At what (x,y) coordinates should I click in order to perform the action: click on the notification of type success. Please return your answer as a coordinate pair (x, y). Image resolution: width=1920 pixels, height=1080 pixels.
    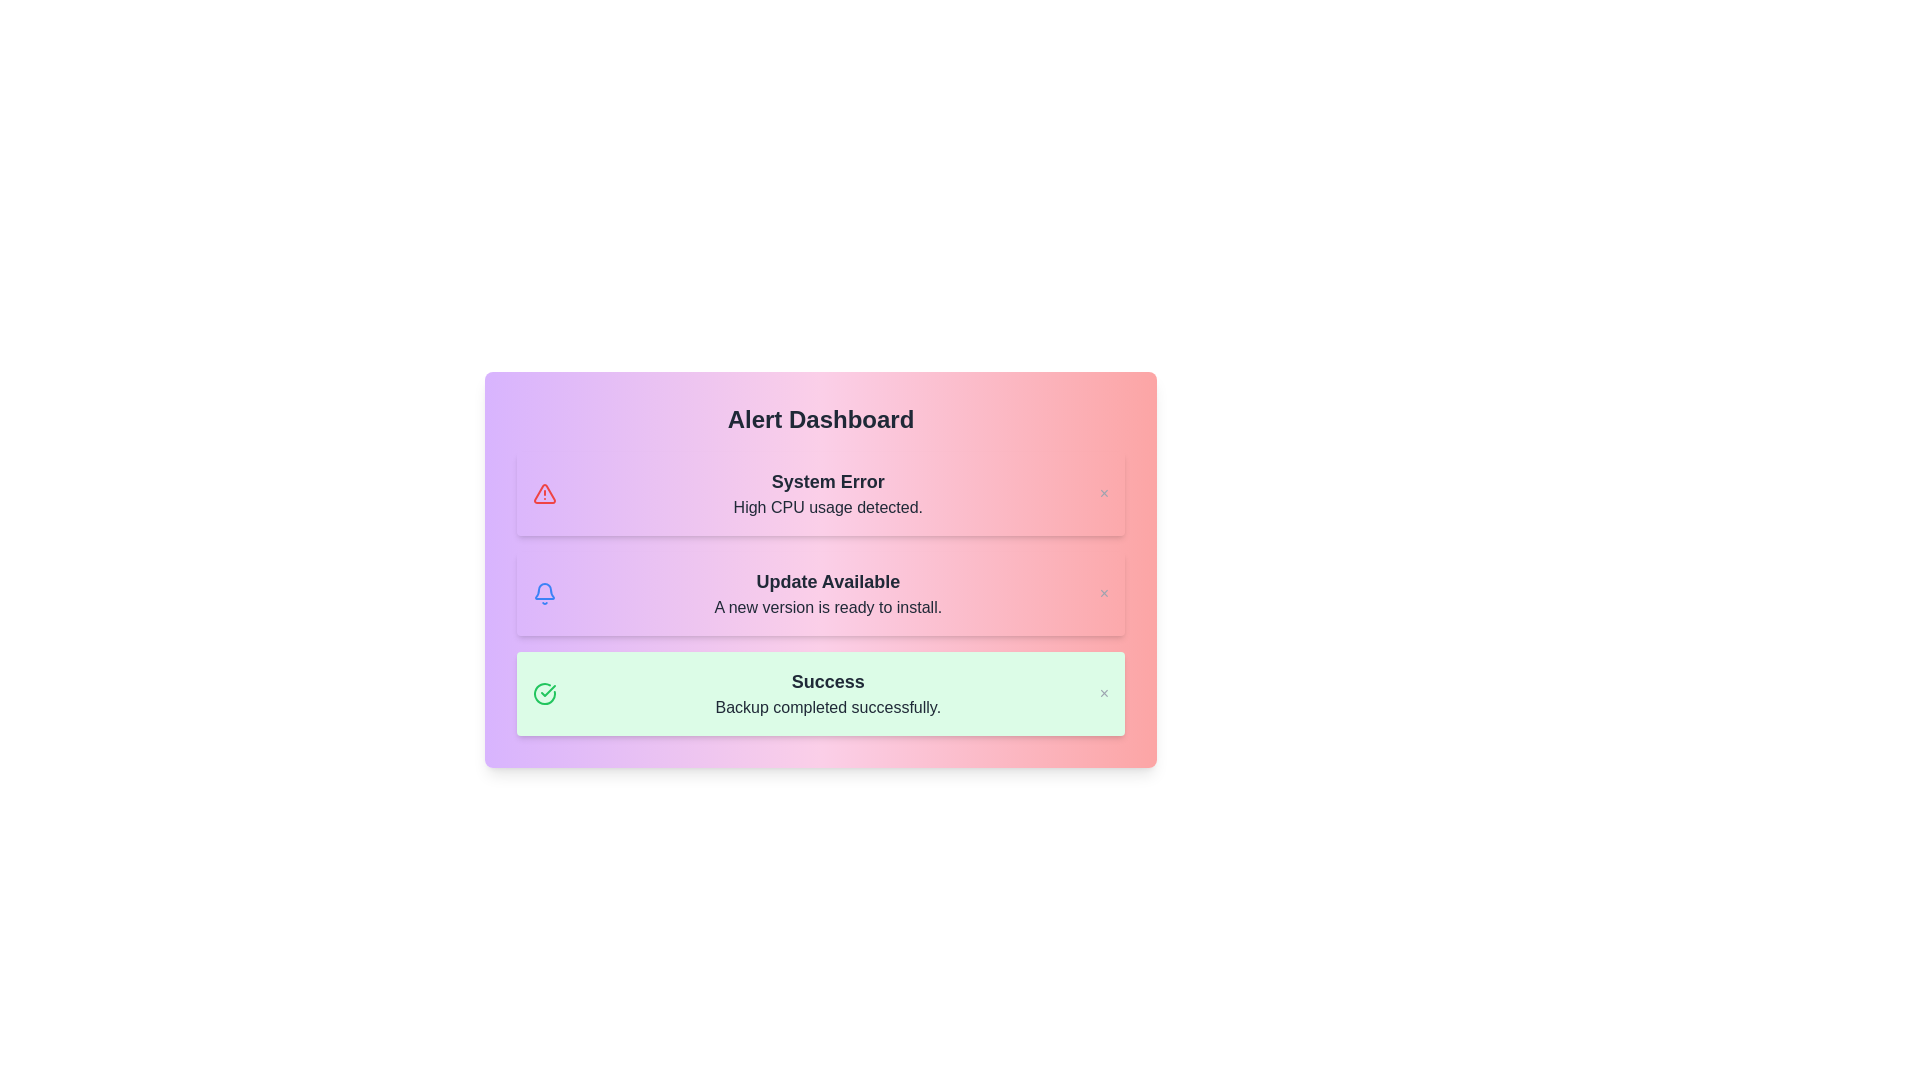
    Looking at the image, I should click on (820, 693).